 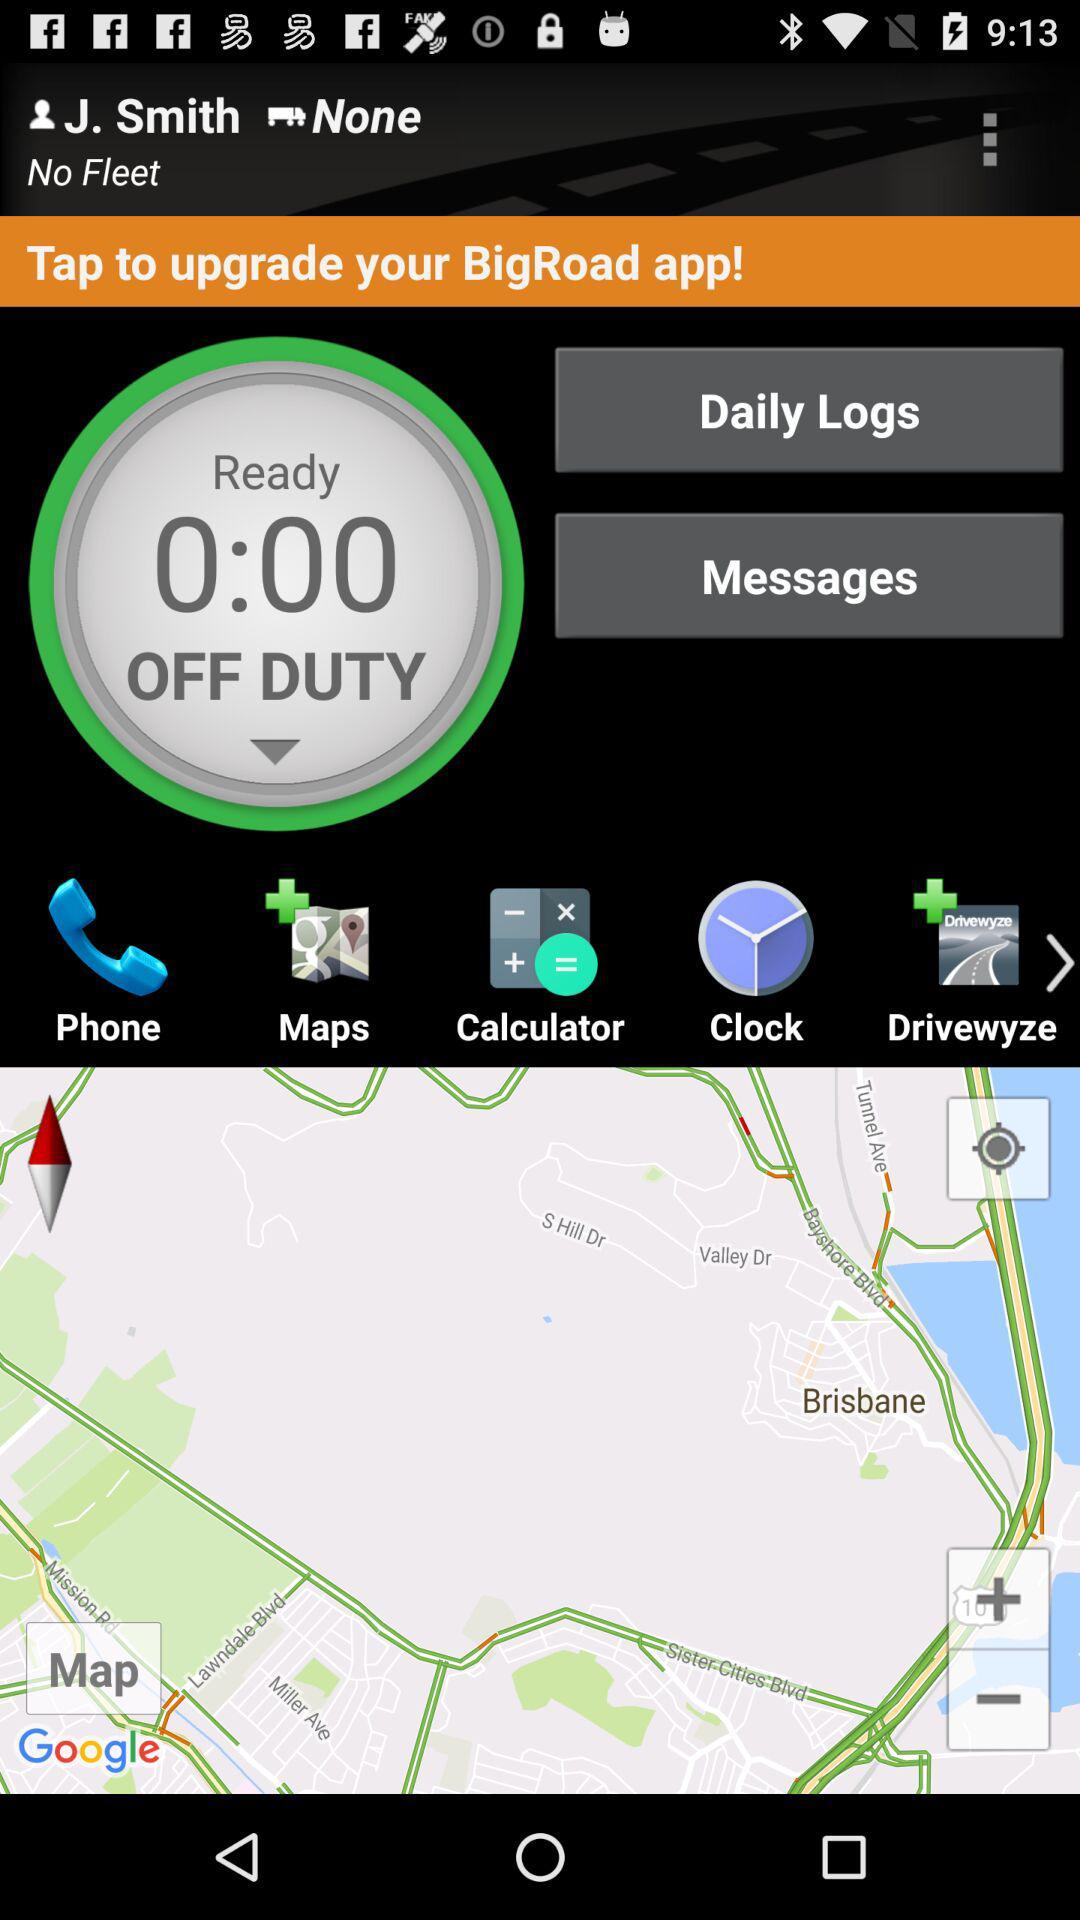 What do you see at coordinates (998, 1148) in the screenshot?
I see `location symbol` at bounding box center [998, 1148].